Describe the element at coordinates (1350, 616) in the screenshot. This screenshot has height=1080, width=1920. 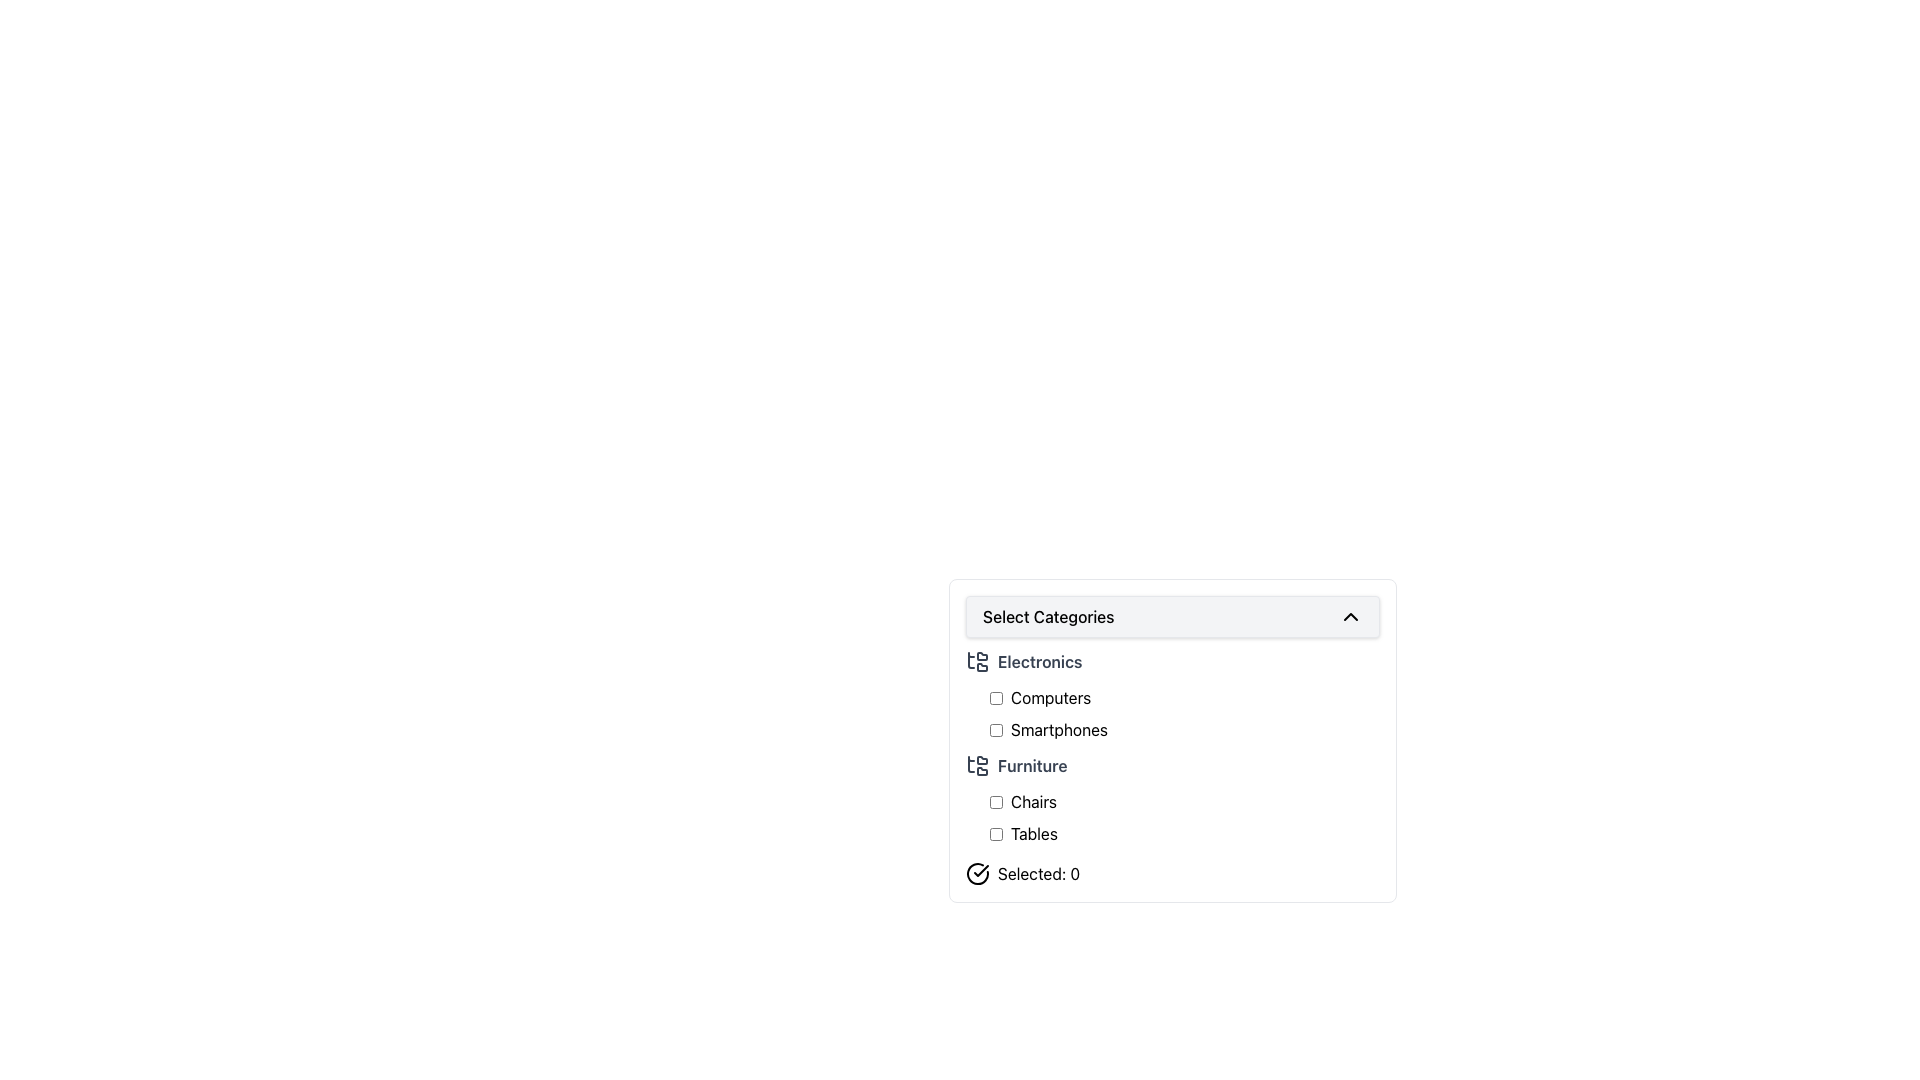
I see `the upward-pointing triangular chevron icon with a black stroke located in the upper-right corner of the 'Select Categories' header` at that location.